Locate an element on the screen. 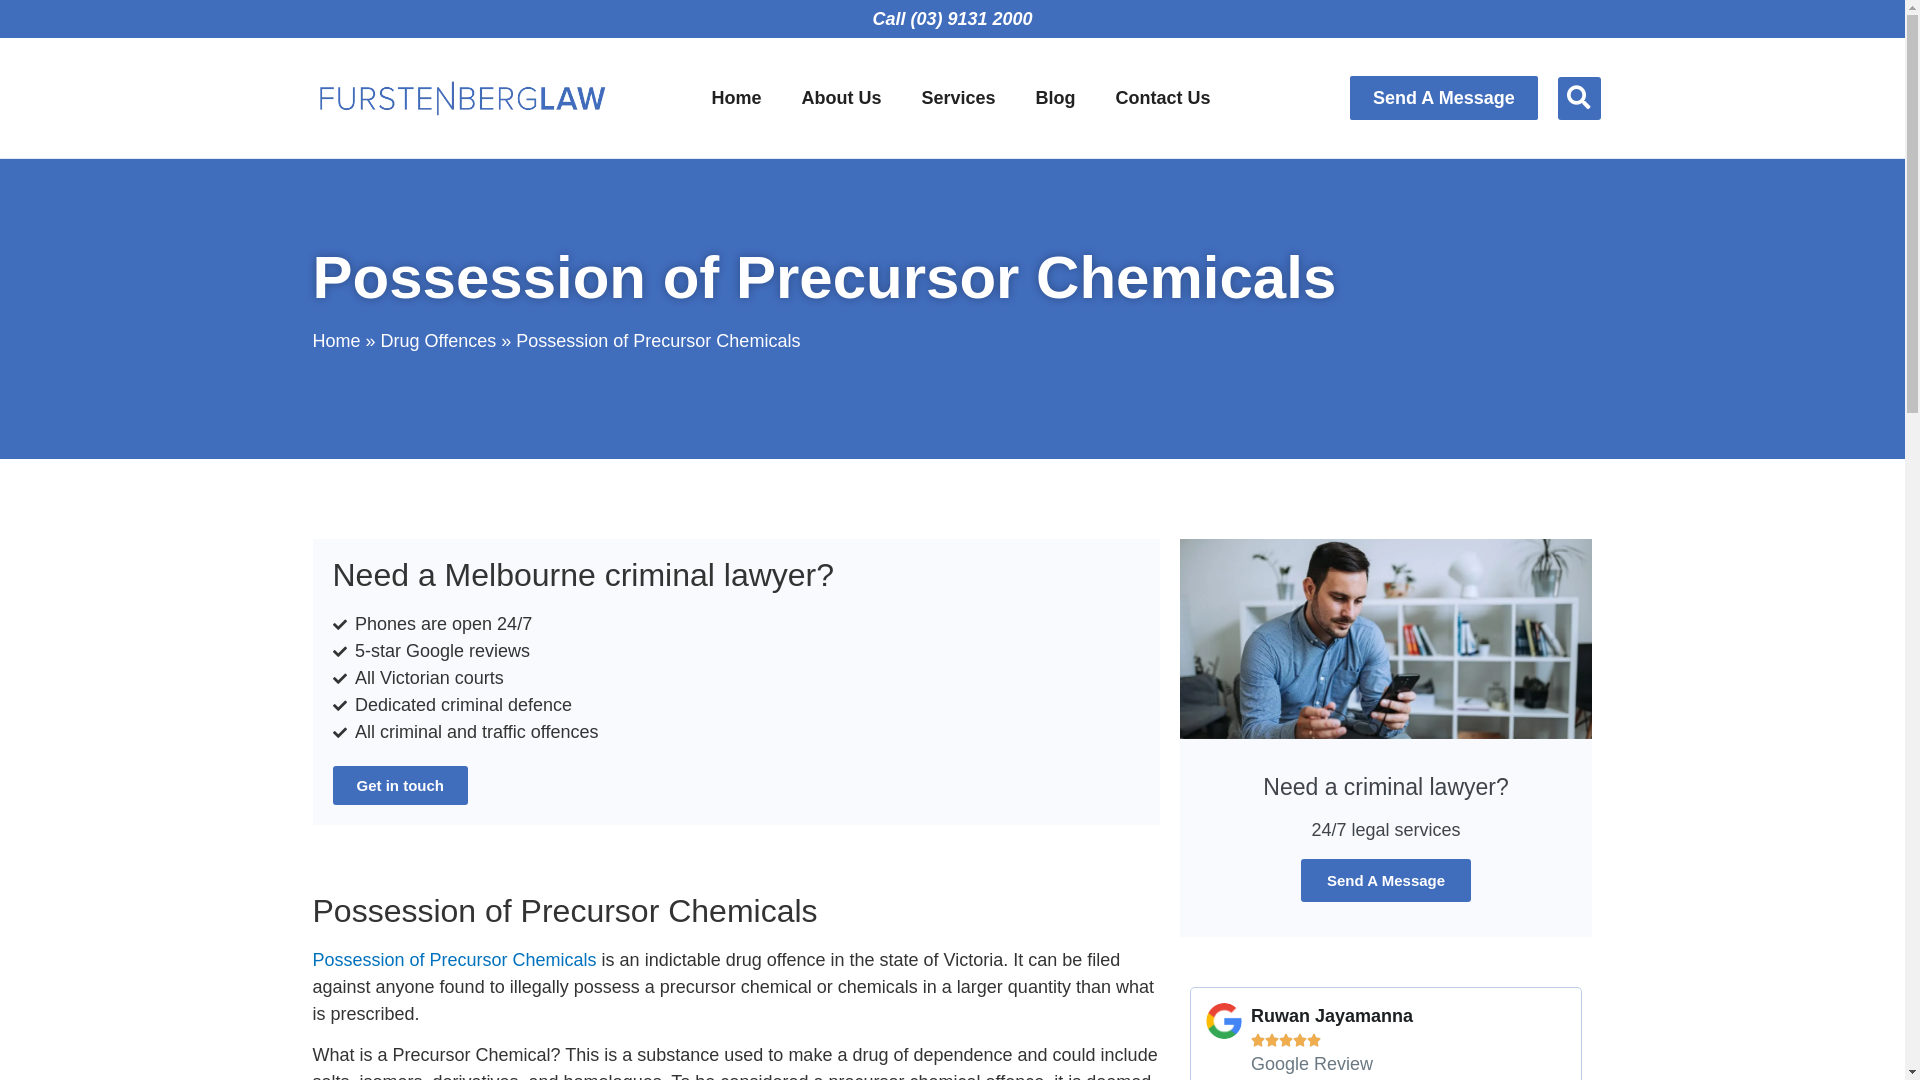 The width and height of the screenshot is (1920, 1080). 'Get in touch' is located at coordinates (399, 784).